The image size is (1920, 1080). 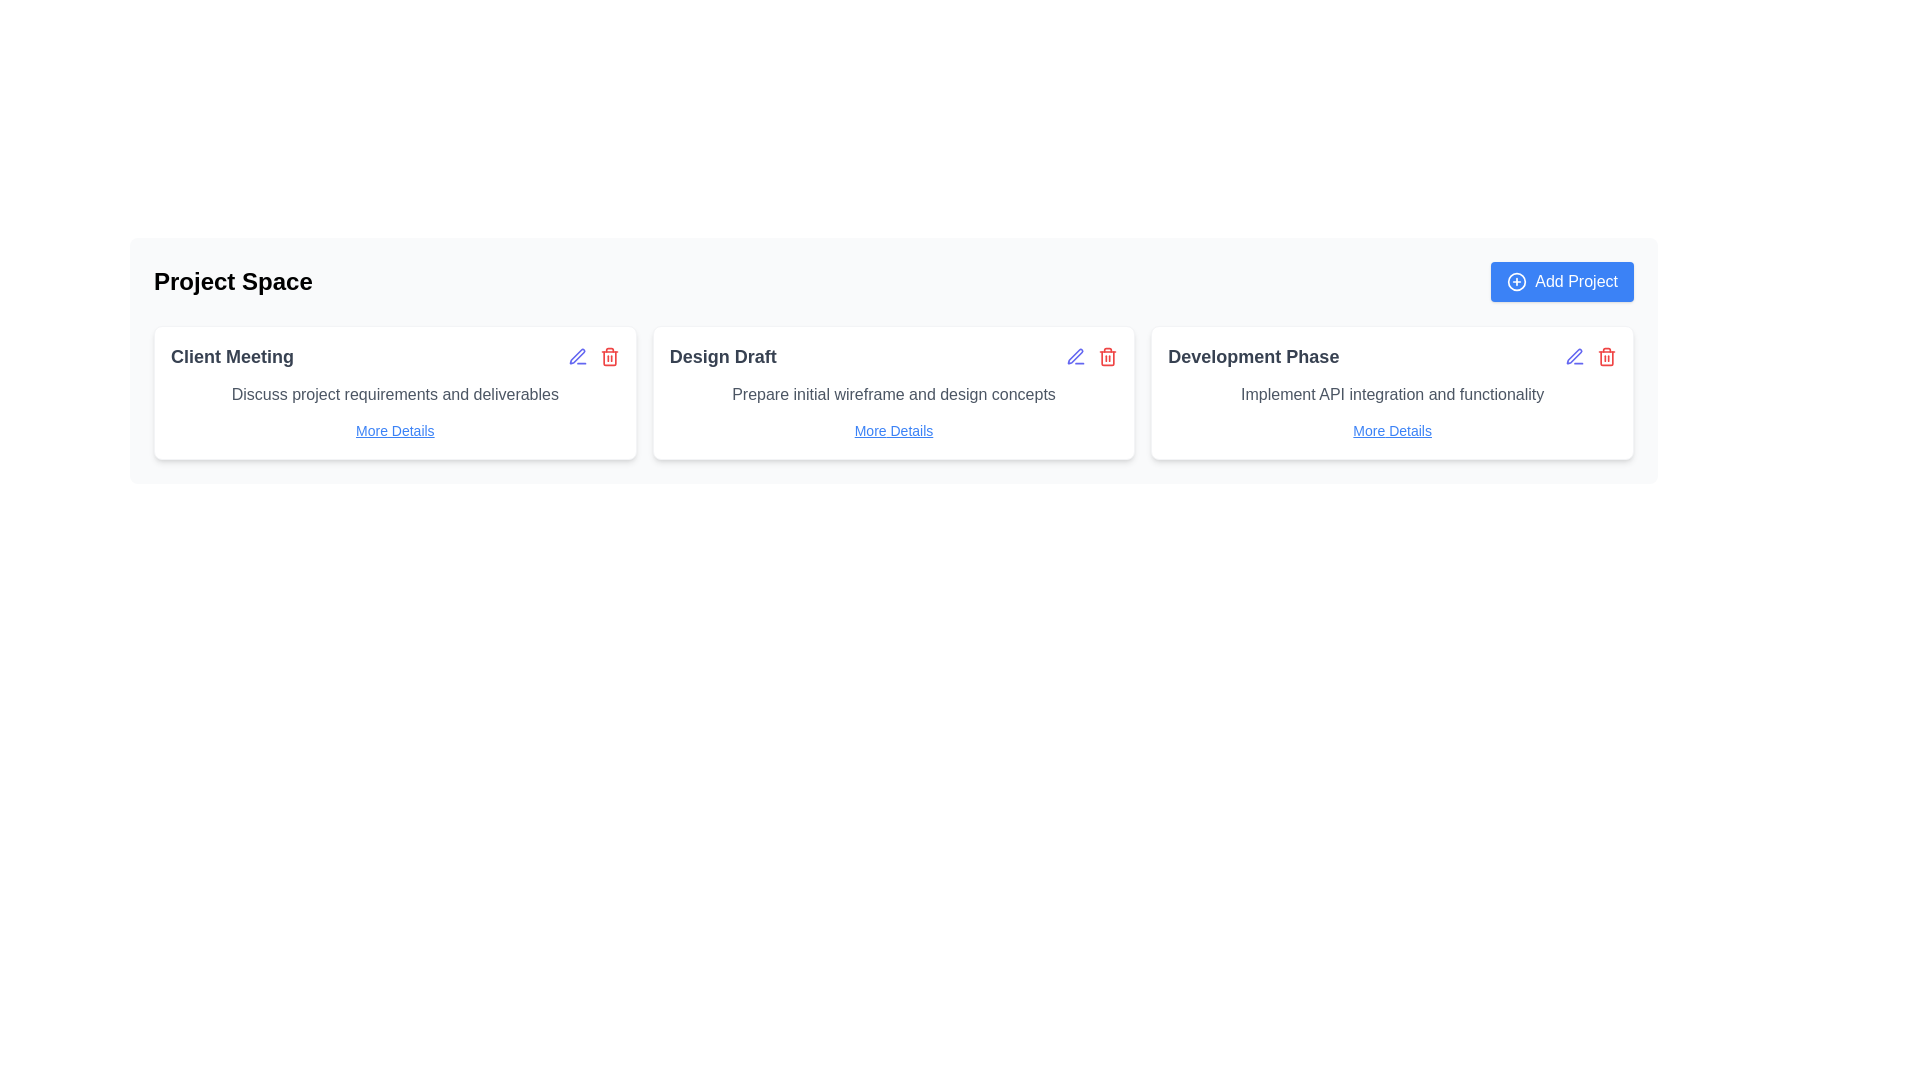 I want to click on the pen icon, which is a monochrome SVG graphic located in the top-right corner of the 'Development Phase' card, positioned left of the trash bin icon, so click(x=1573, y=355).